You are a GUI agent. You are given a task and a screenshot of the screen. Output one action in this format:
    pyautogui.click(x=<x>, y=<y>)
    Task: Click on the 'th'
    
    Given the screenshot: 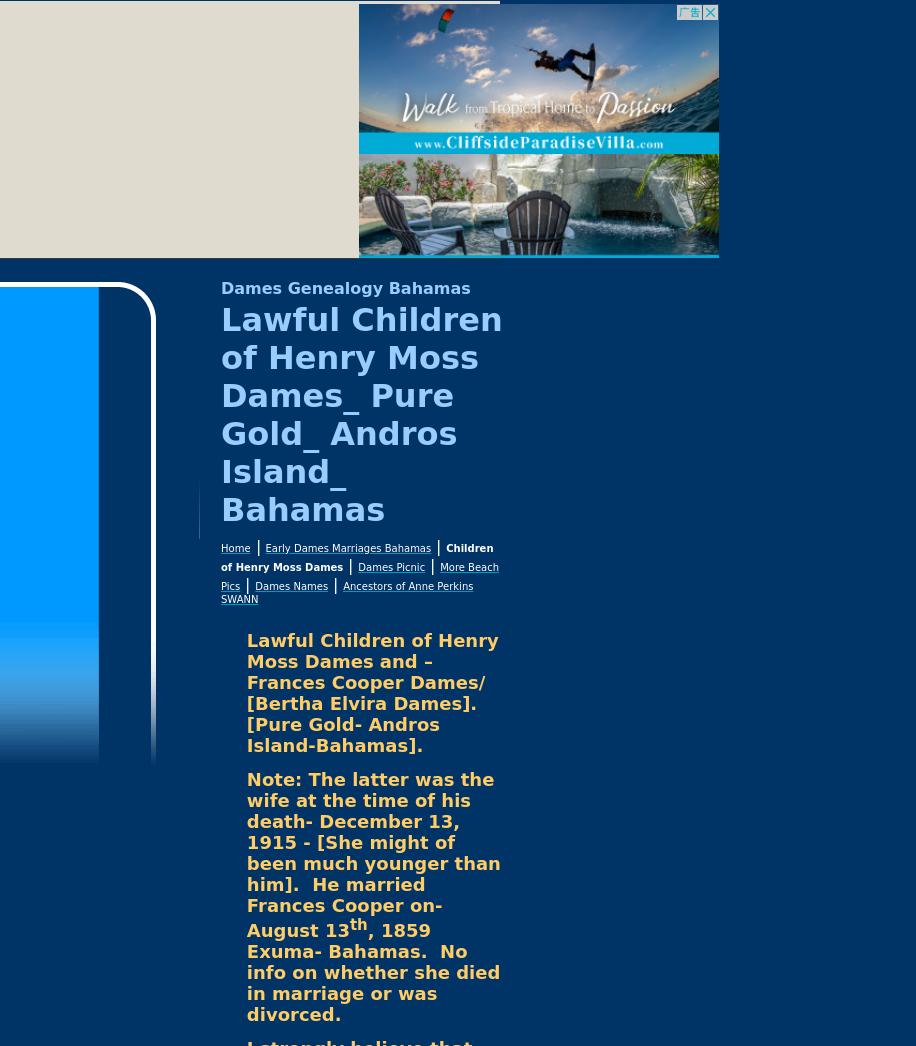 What is the action you would take?
    pyautogui.click(x=357, y=924)
    